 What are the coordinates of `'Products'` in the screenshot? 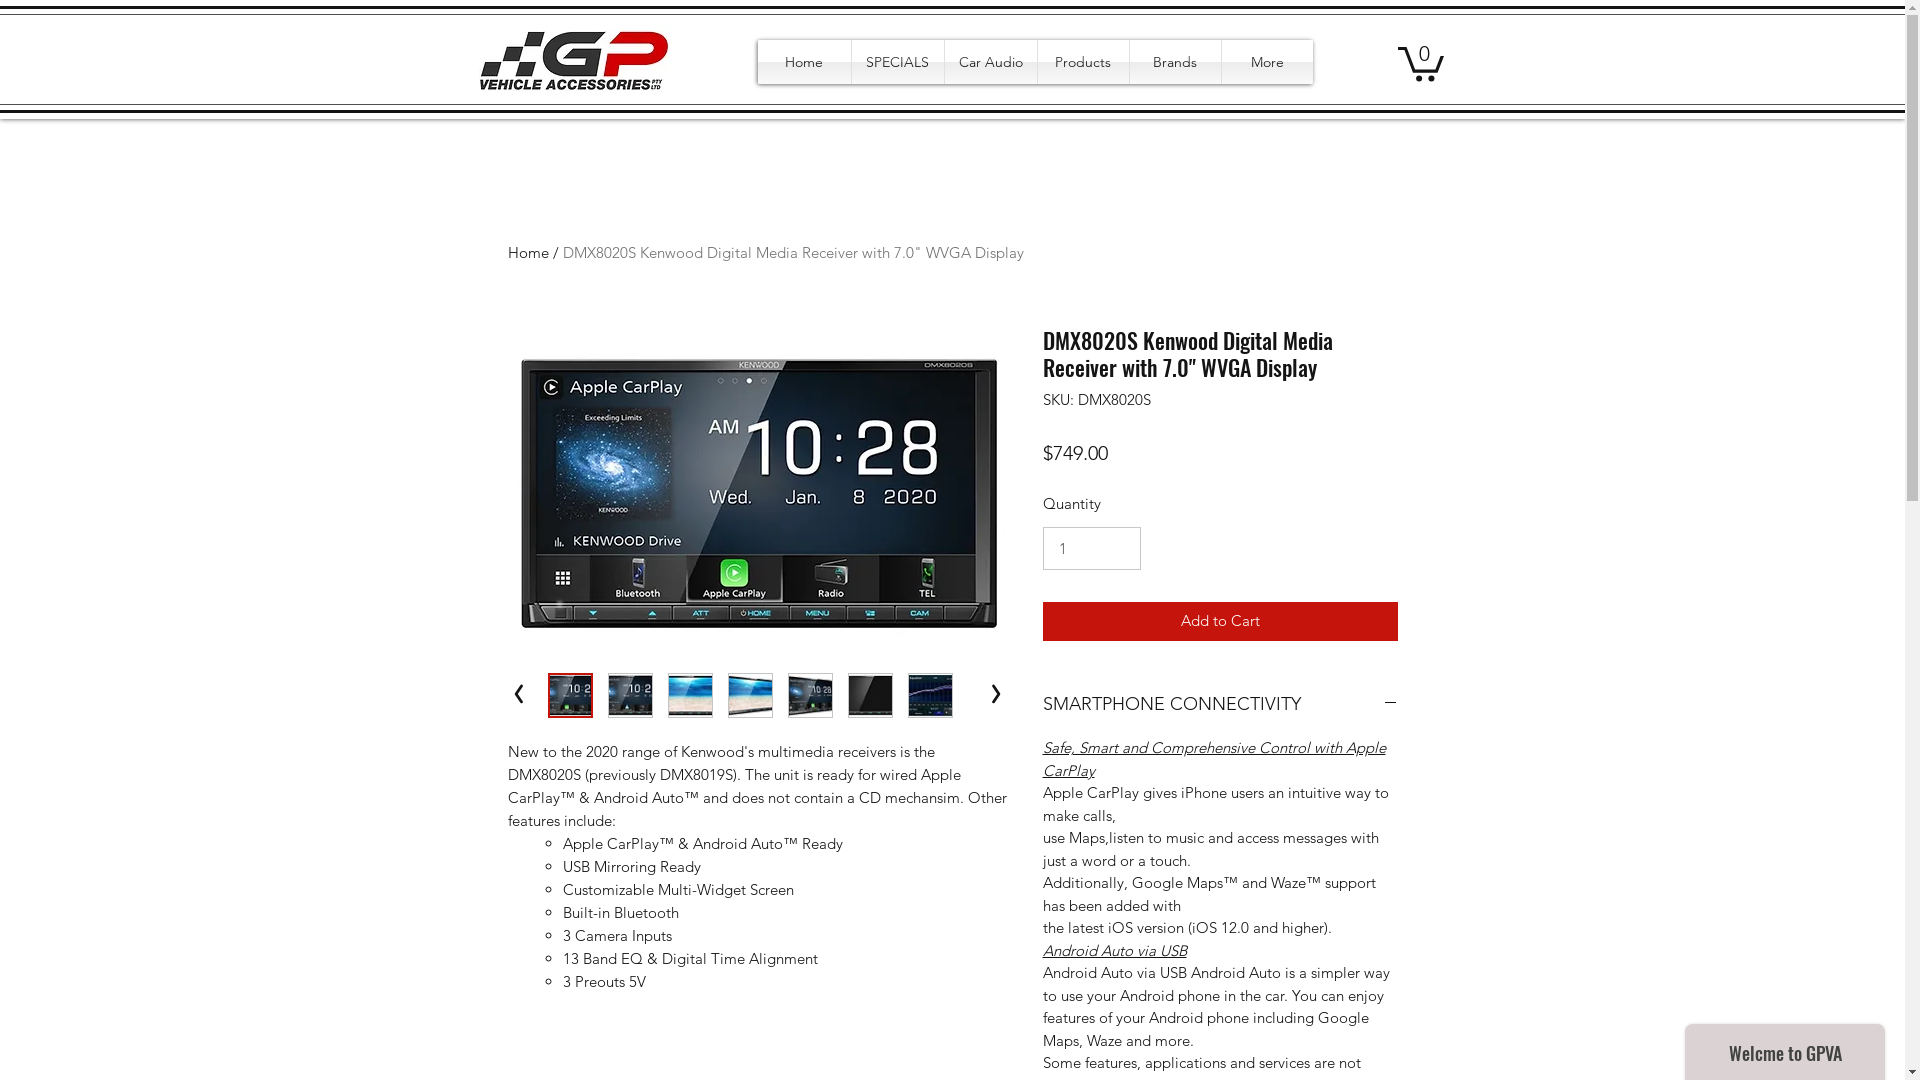 It's located at (1082, 60).